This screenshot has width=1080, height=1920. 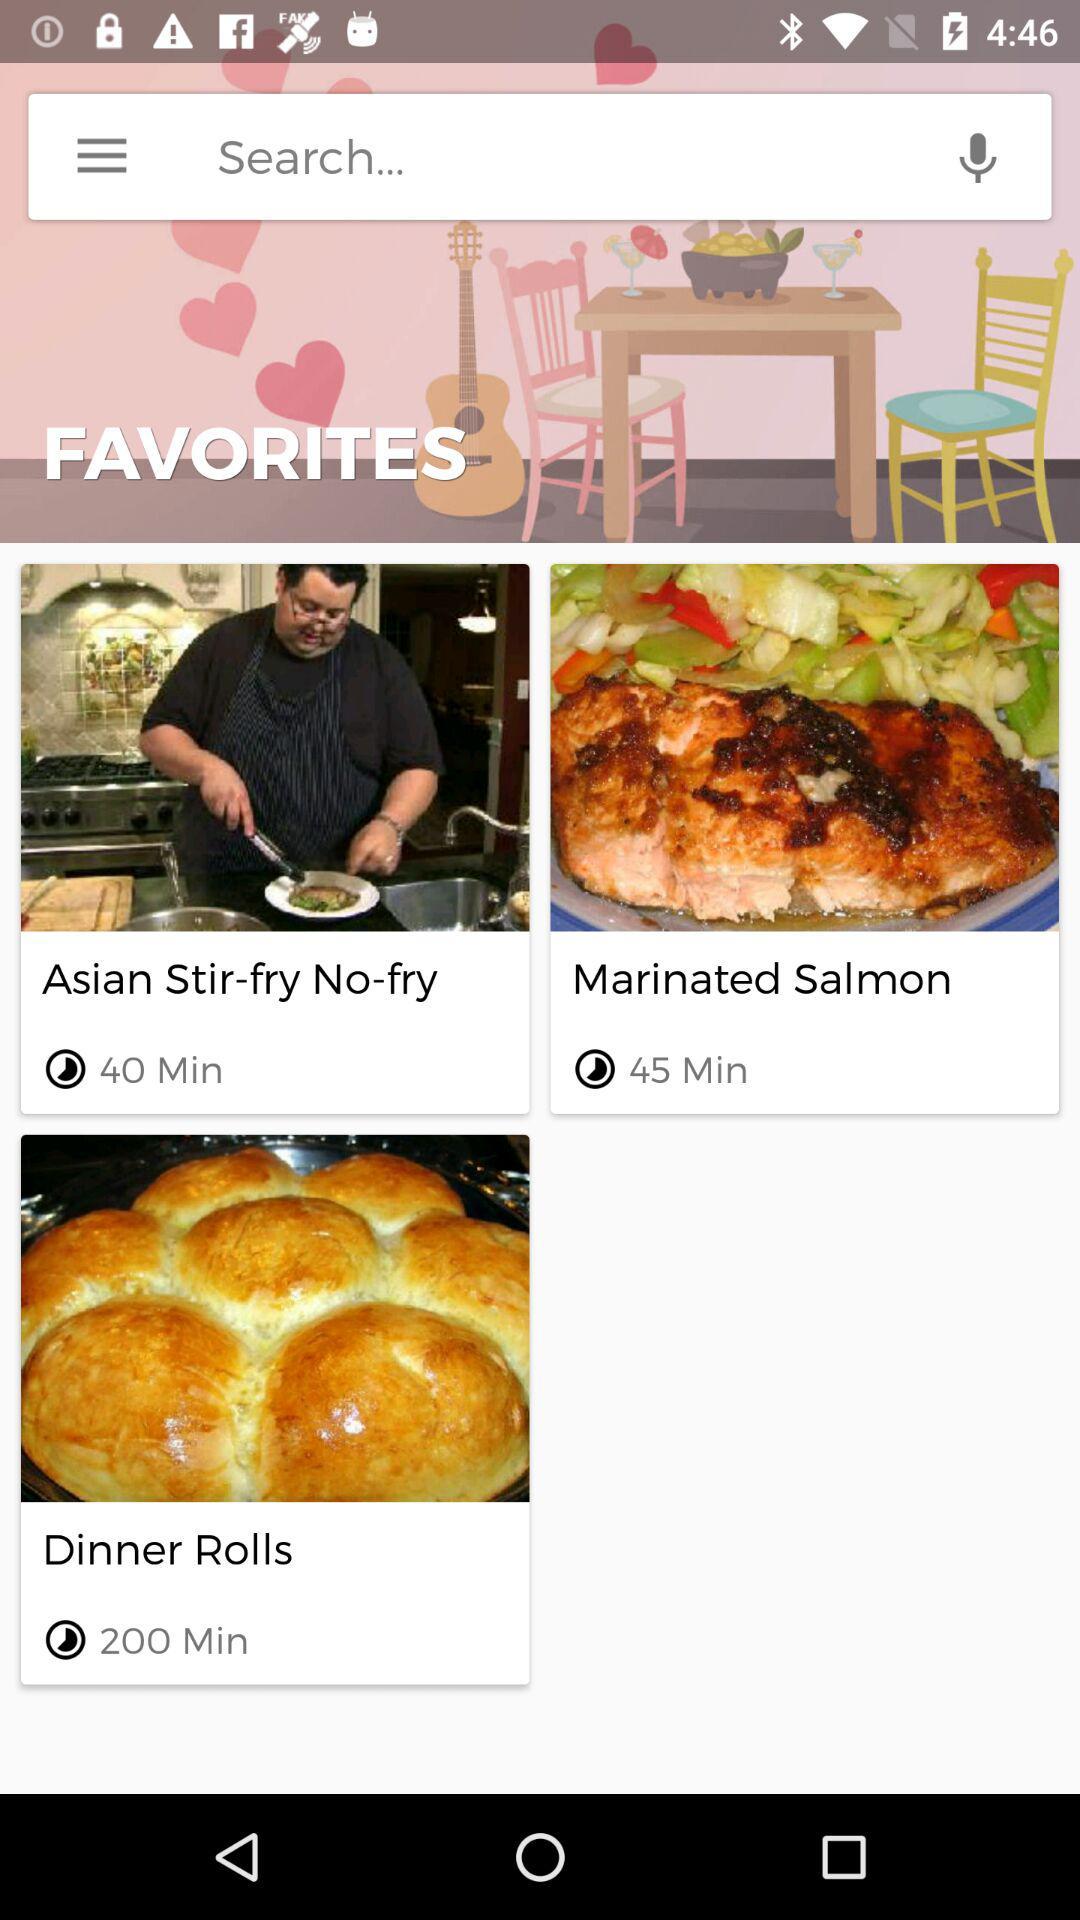 What do you see at coordinates (634, 155) in the screenshot?
I see `search area` at bounding box center [634, 155].